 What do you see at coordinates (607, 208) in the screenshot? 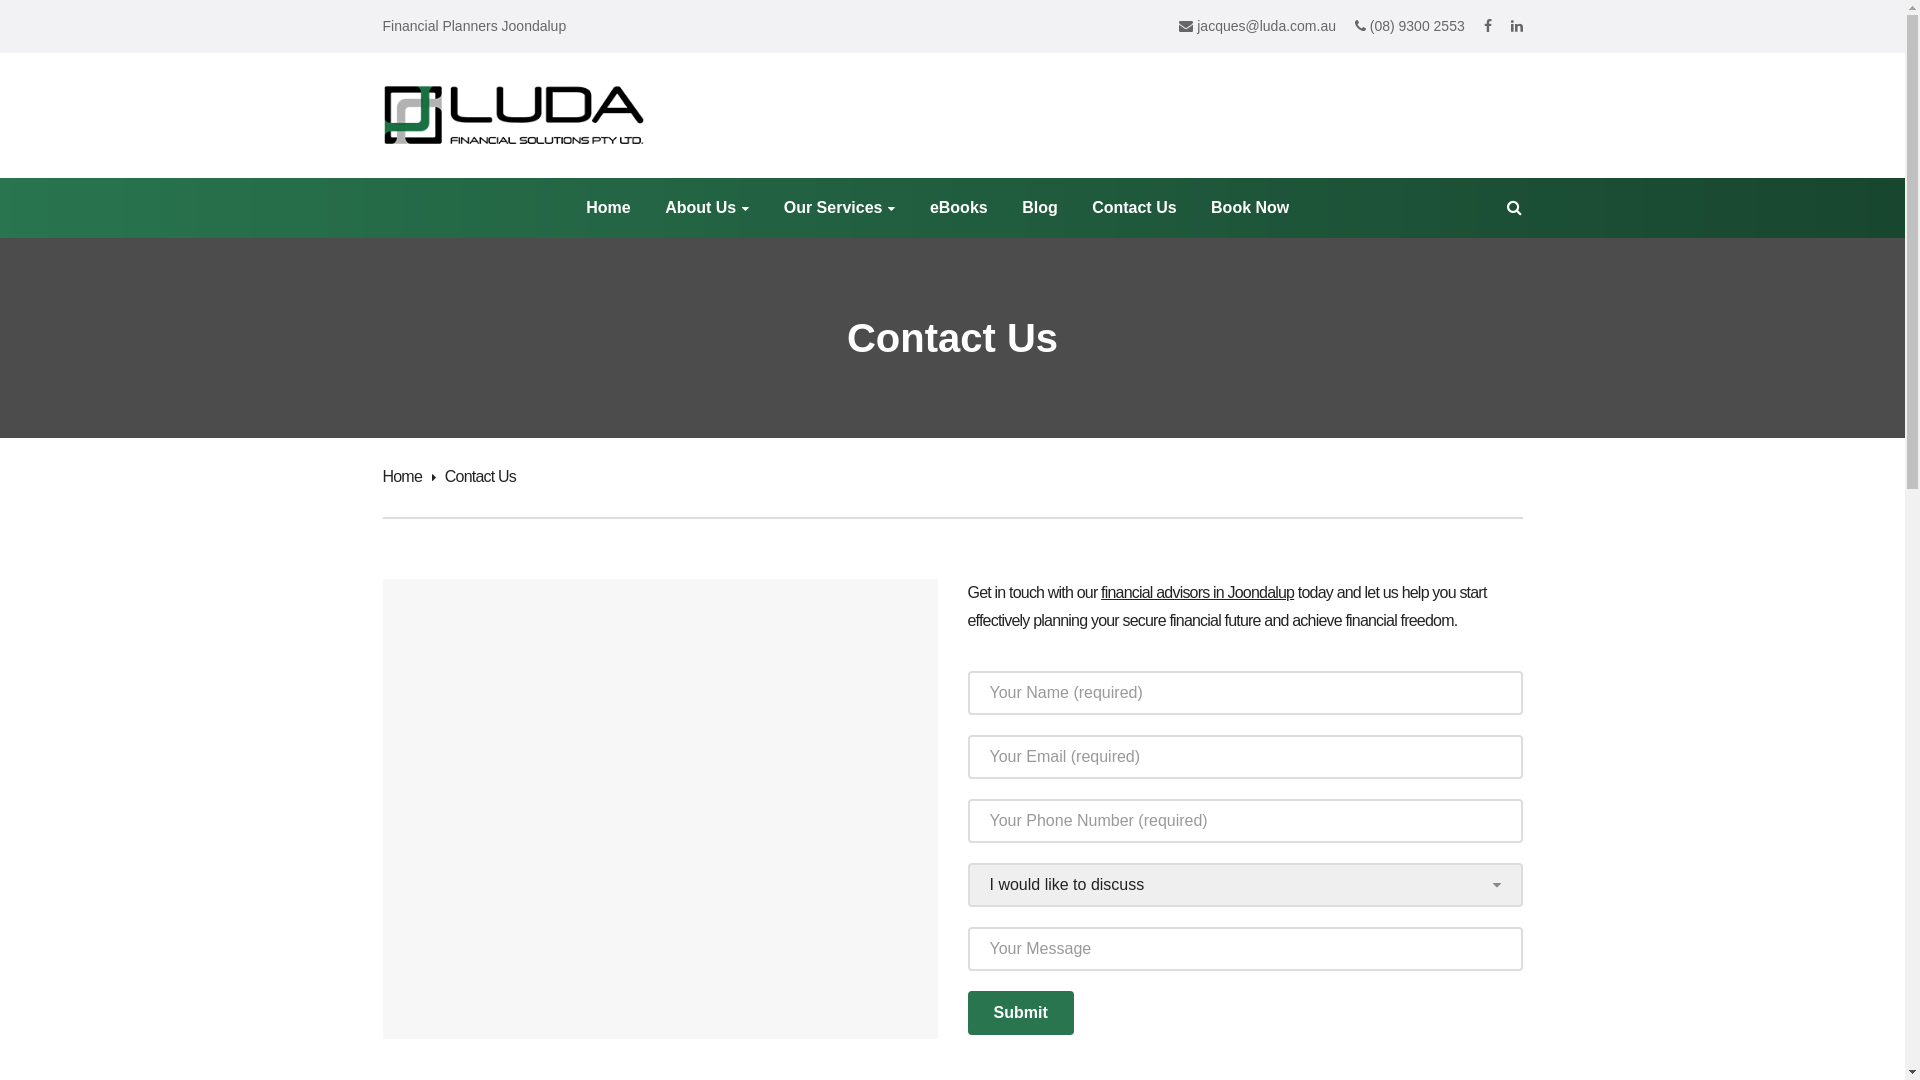
I see `'Home'` at bounding box center [607, 208].